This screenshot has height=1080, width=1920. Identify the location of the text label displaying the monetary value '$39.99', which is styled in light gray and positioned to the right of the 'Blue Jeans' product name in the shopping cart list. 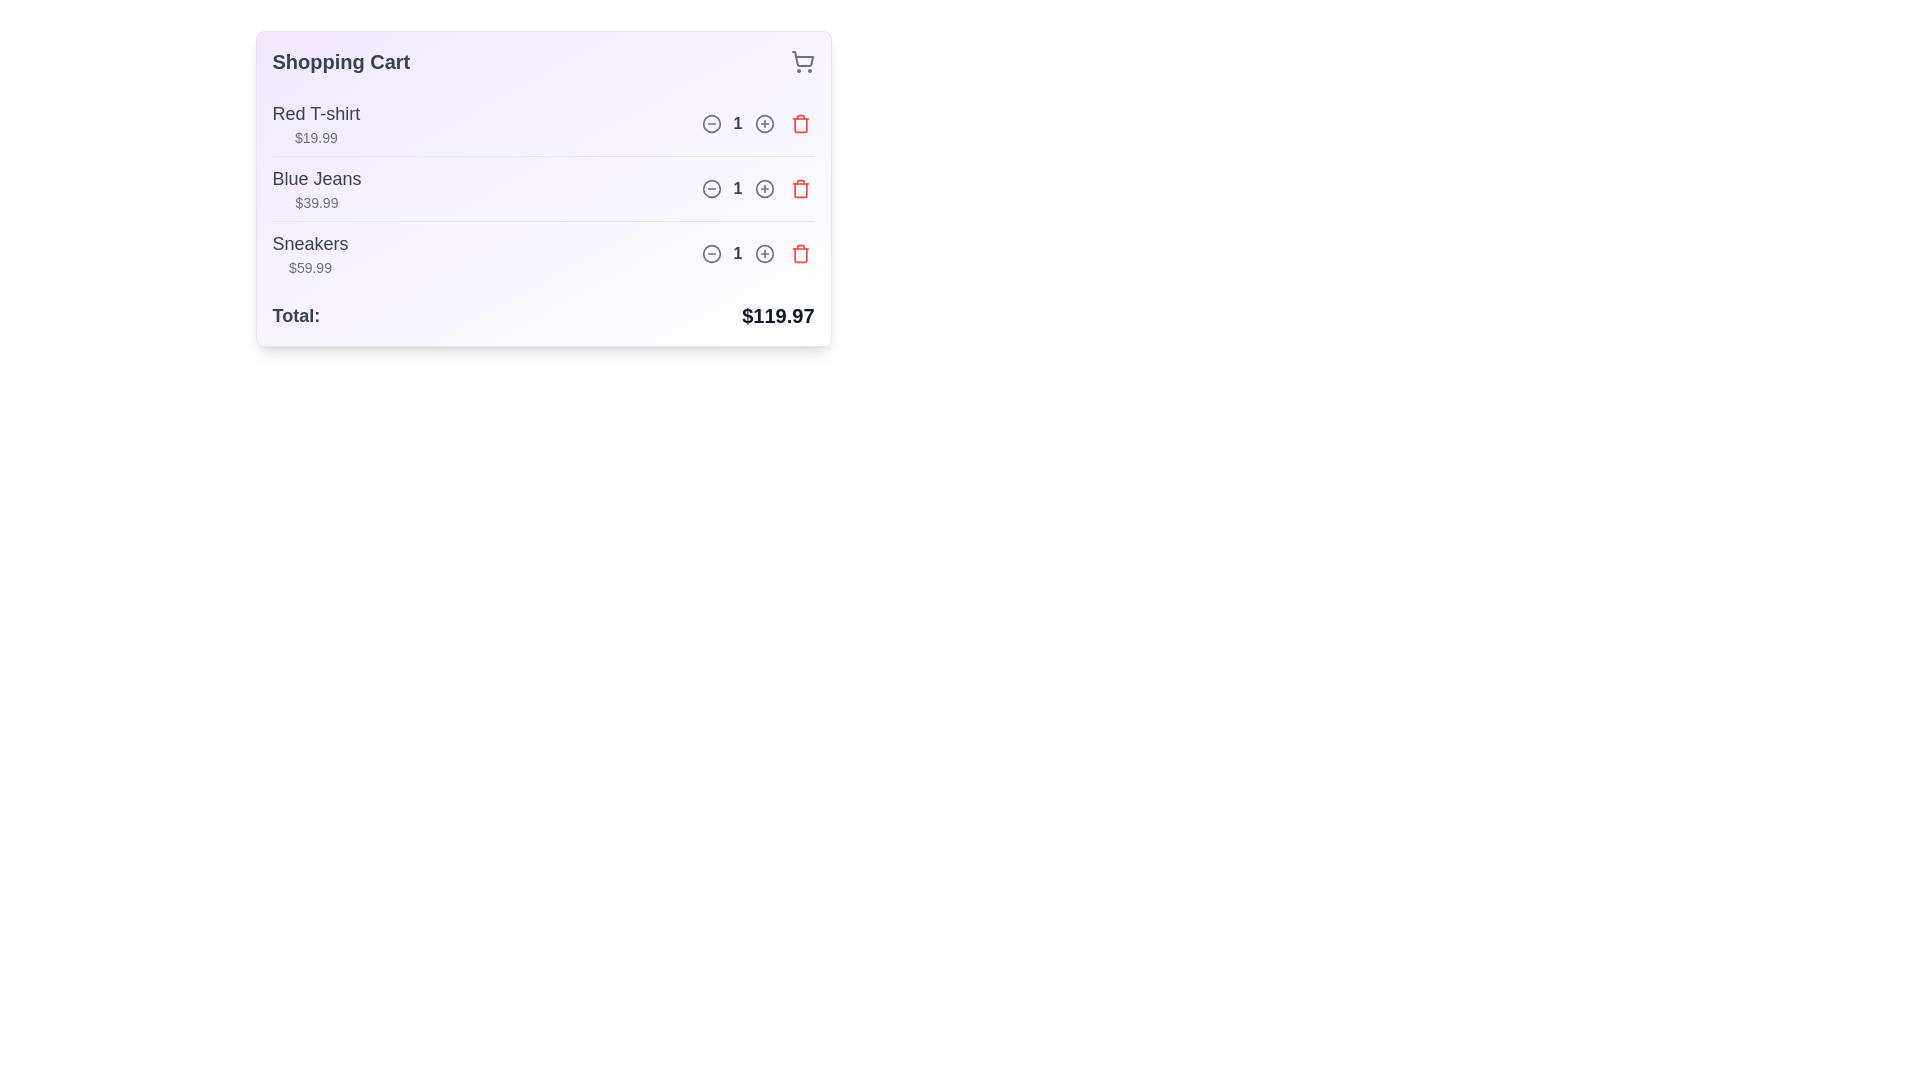
(315, 203).